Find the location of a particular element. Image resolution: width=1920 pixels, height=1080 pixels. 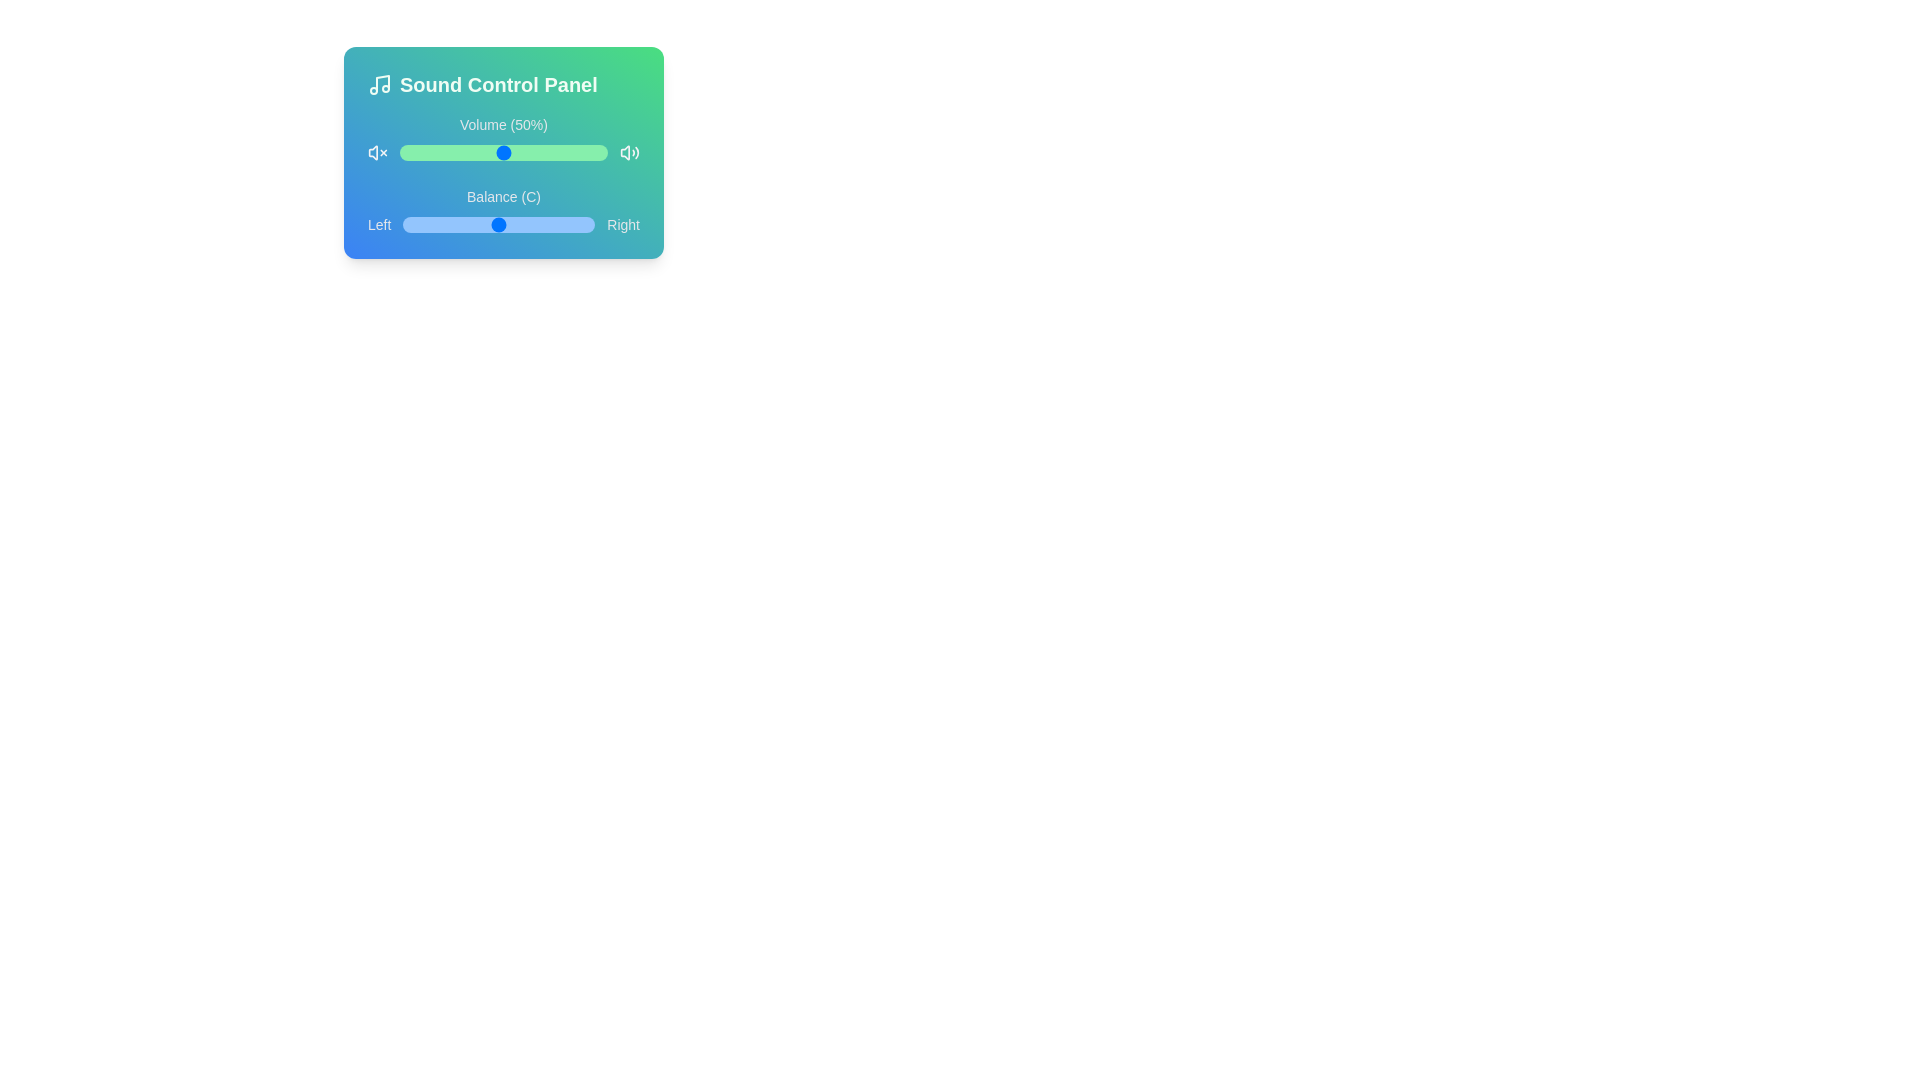

the volume slider is located at coordinates (401, 152).